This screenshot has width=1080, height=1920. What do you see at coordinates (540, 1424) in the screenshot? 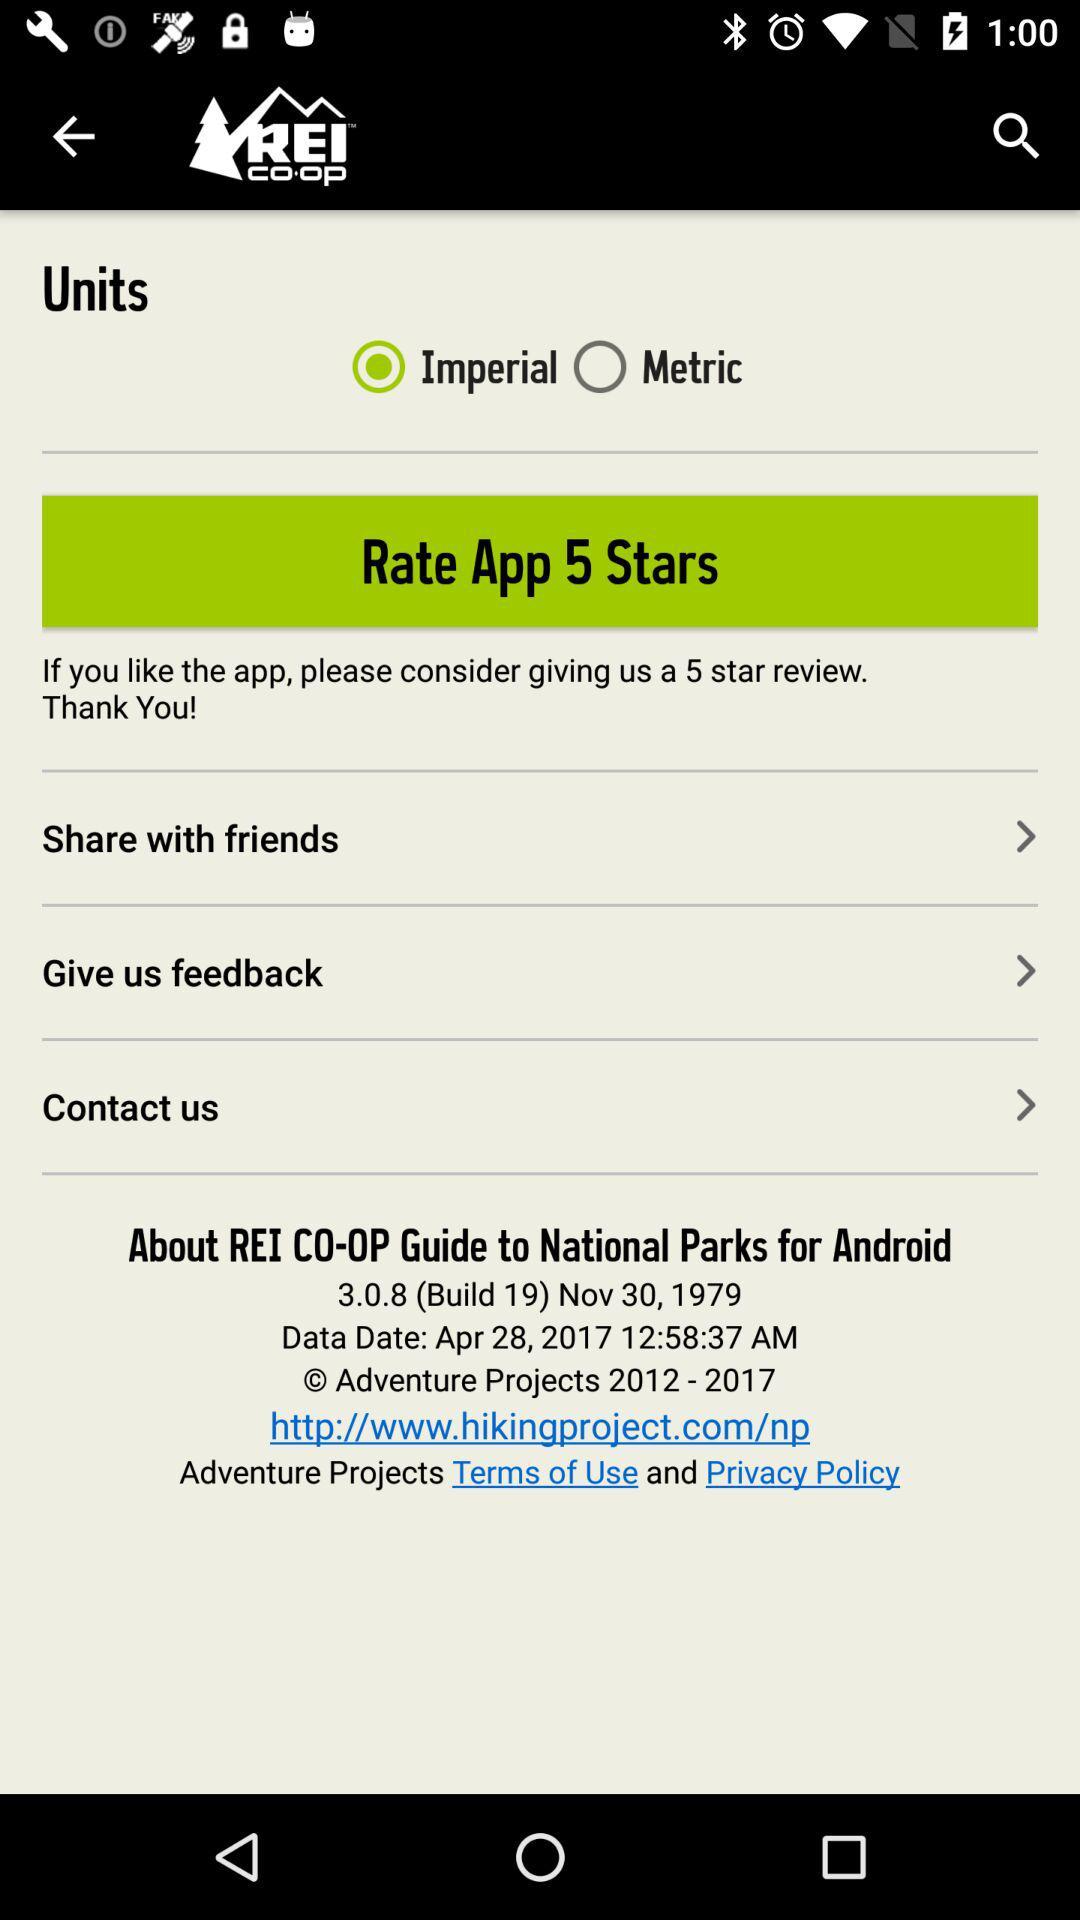
I see `the icon above the adventure projects terms item` at bounding box center [540, 1424].